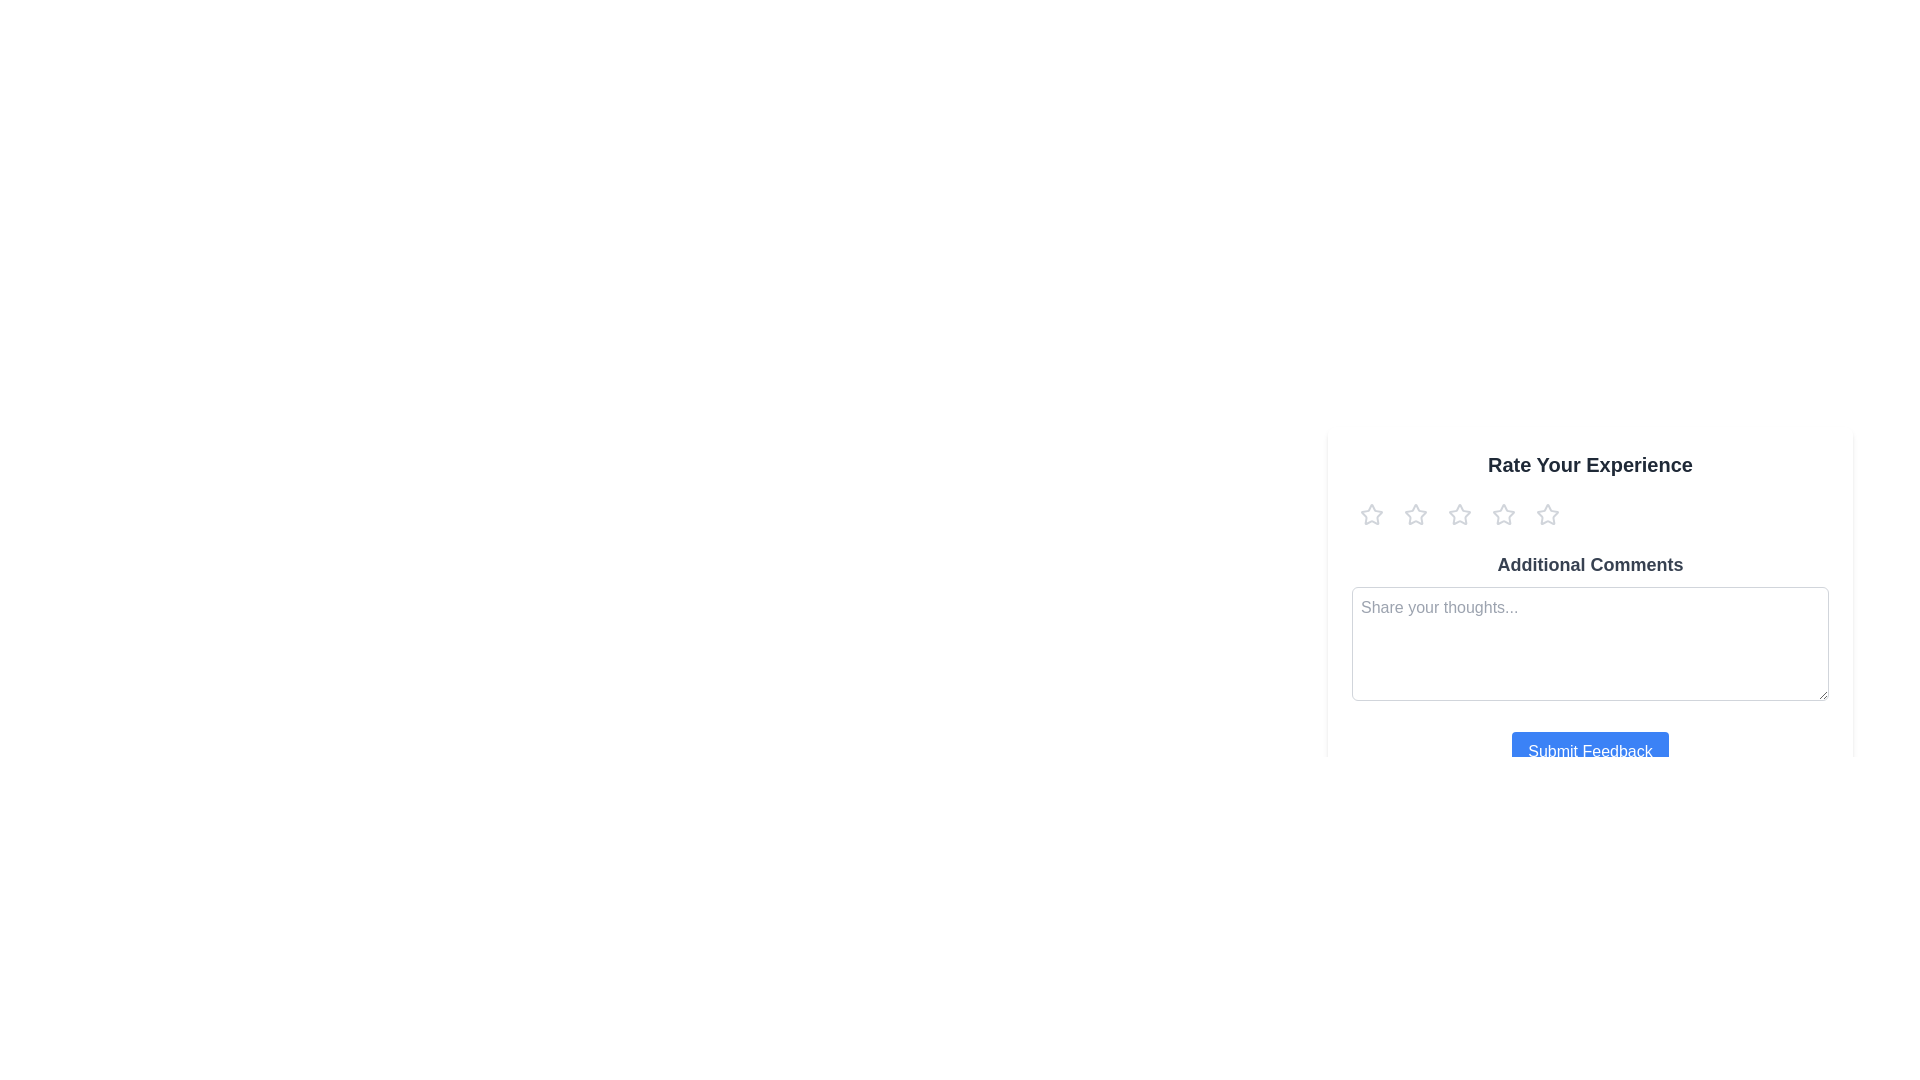 The height and width of the screenshot is (1080, 1920). I want to click on the second star-shaped icon in light gray color, so click(1415, 514).